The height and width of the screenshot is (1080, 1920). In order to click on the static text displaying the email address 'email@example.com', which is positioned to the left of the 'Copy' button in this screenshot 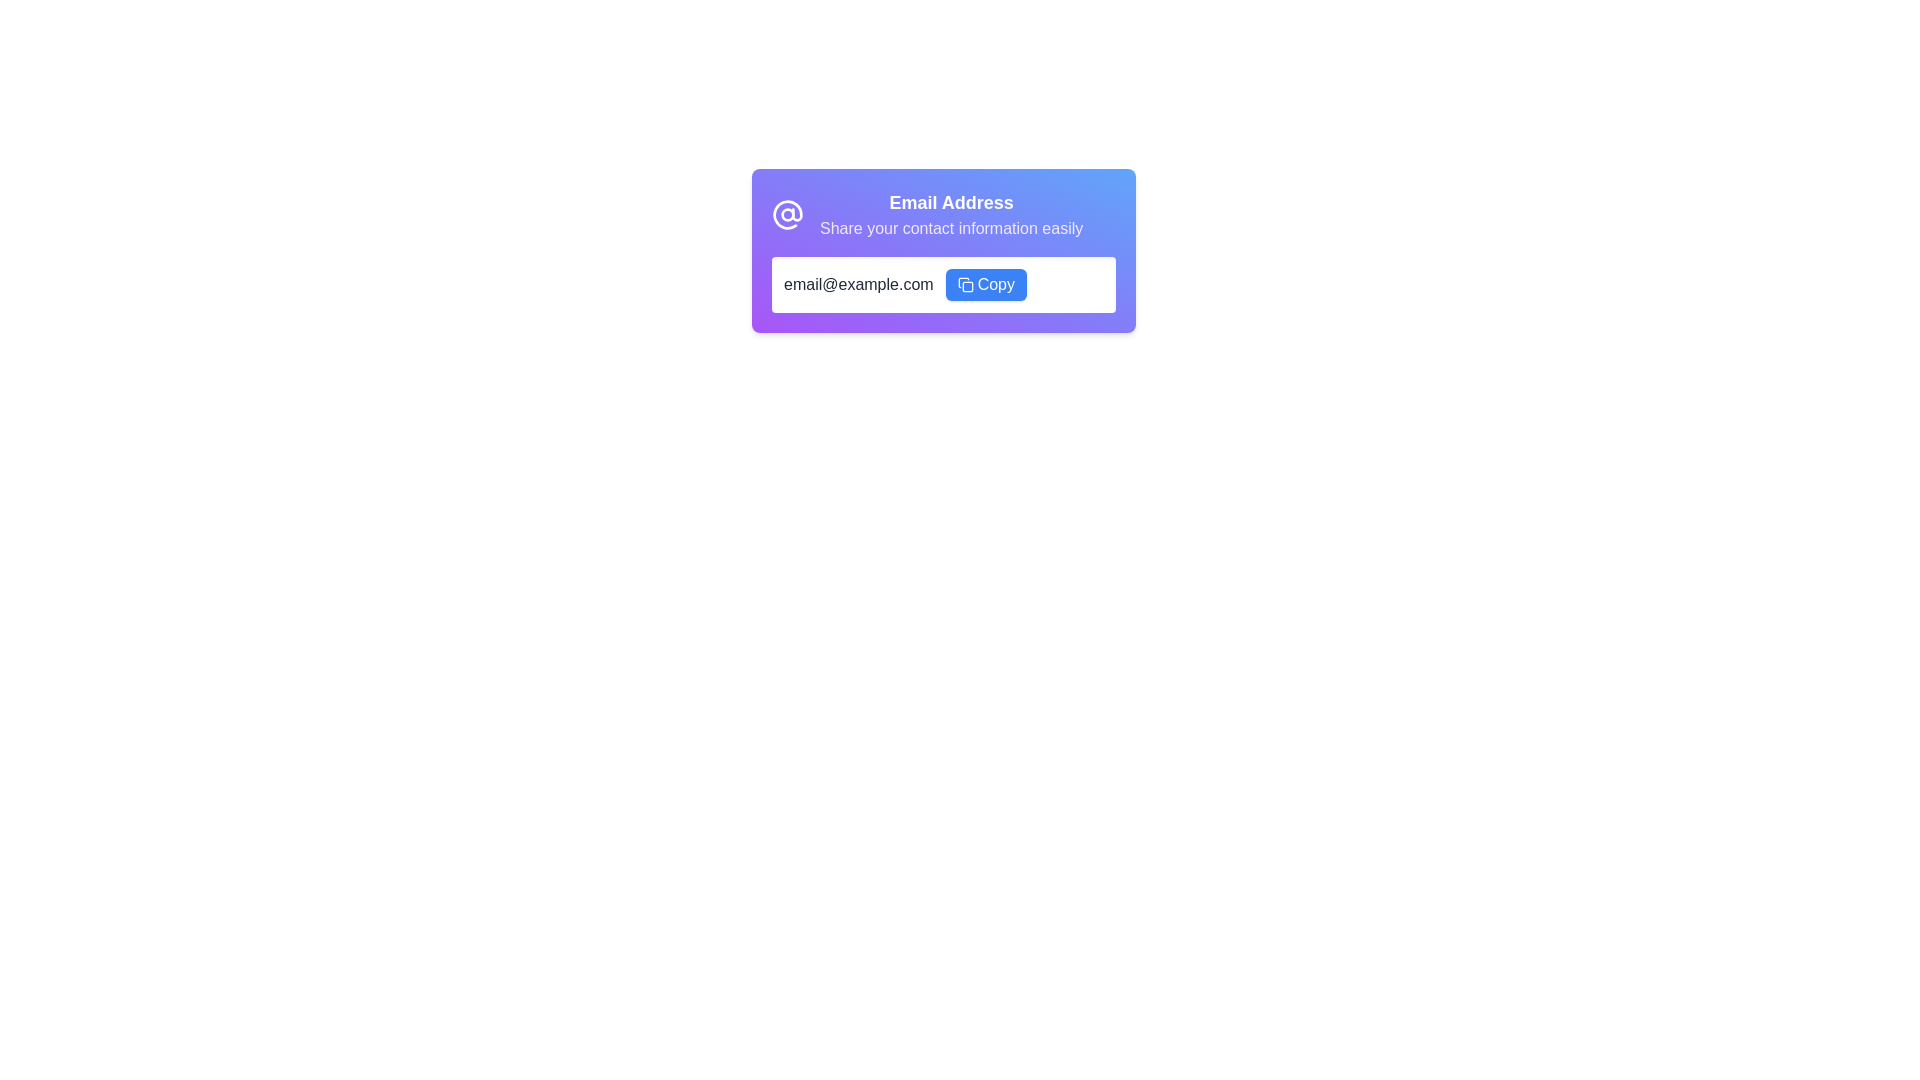, I will do `click(858, 285)`.